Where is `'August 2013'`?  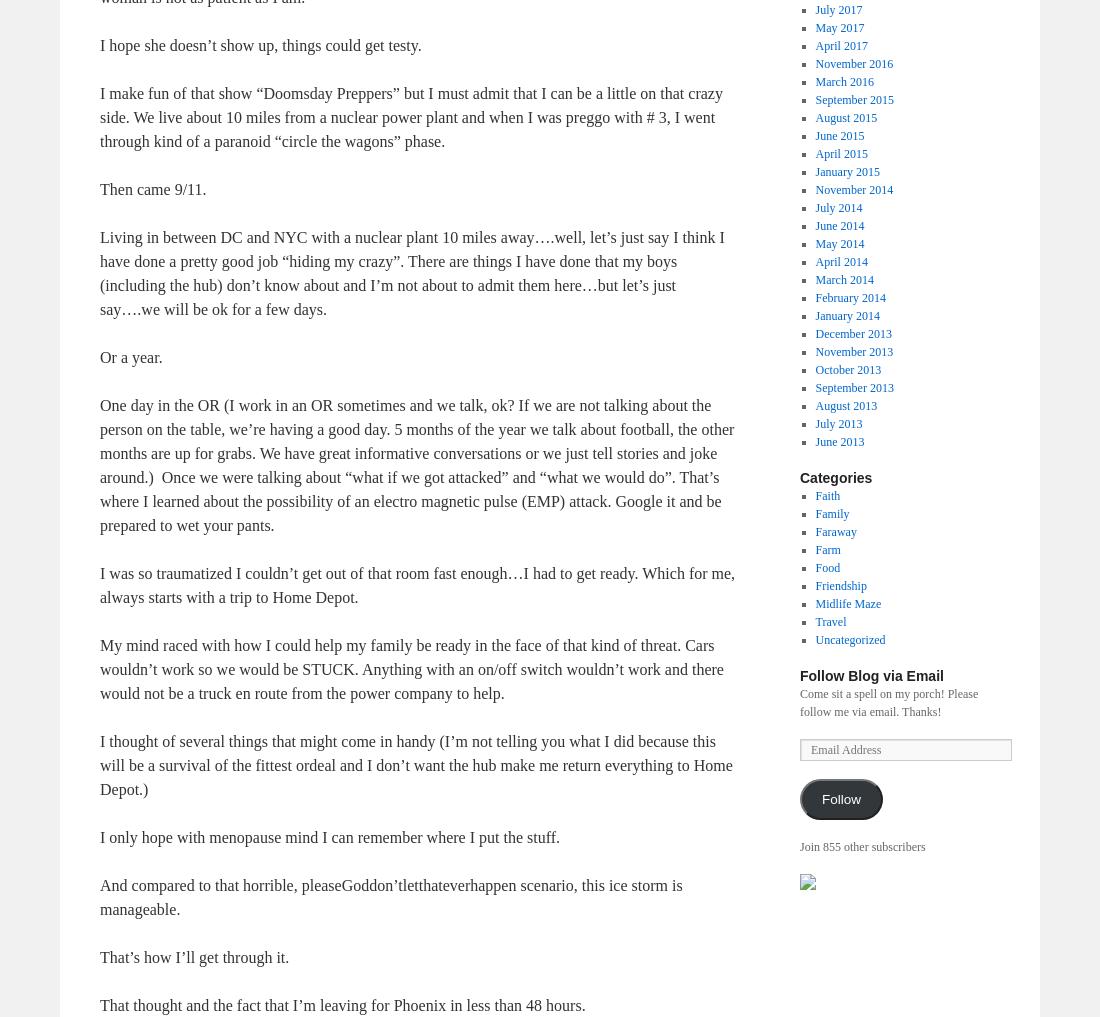 'August 2013' is located at coordinates (845, 404).